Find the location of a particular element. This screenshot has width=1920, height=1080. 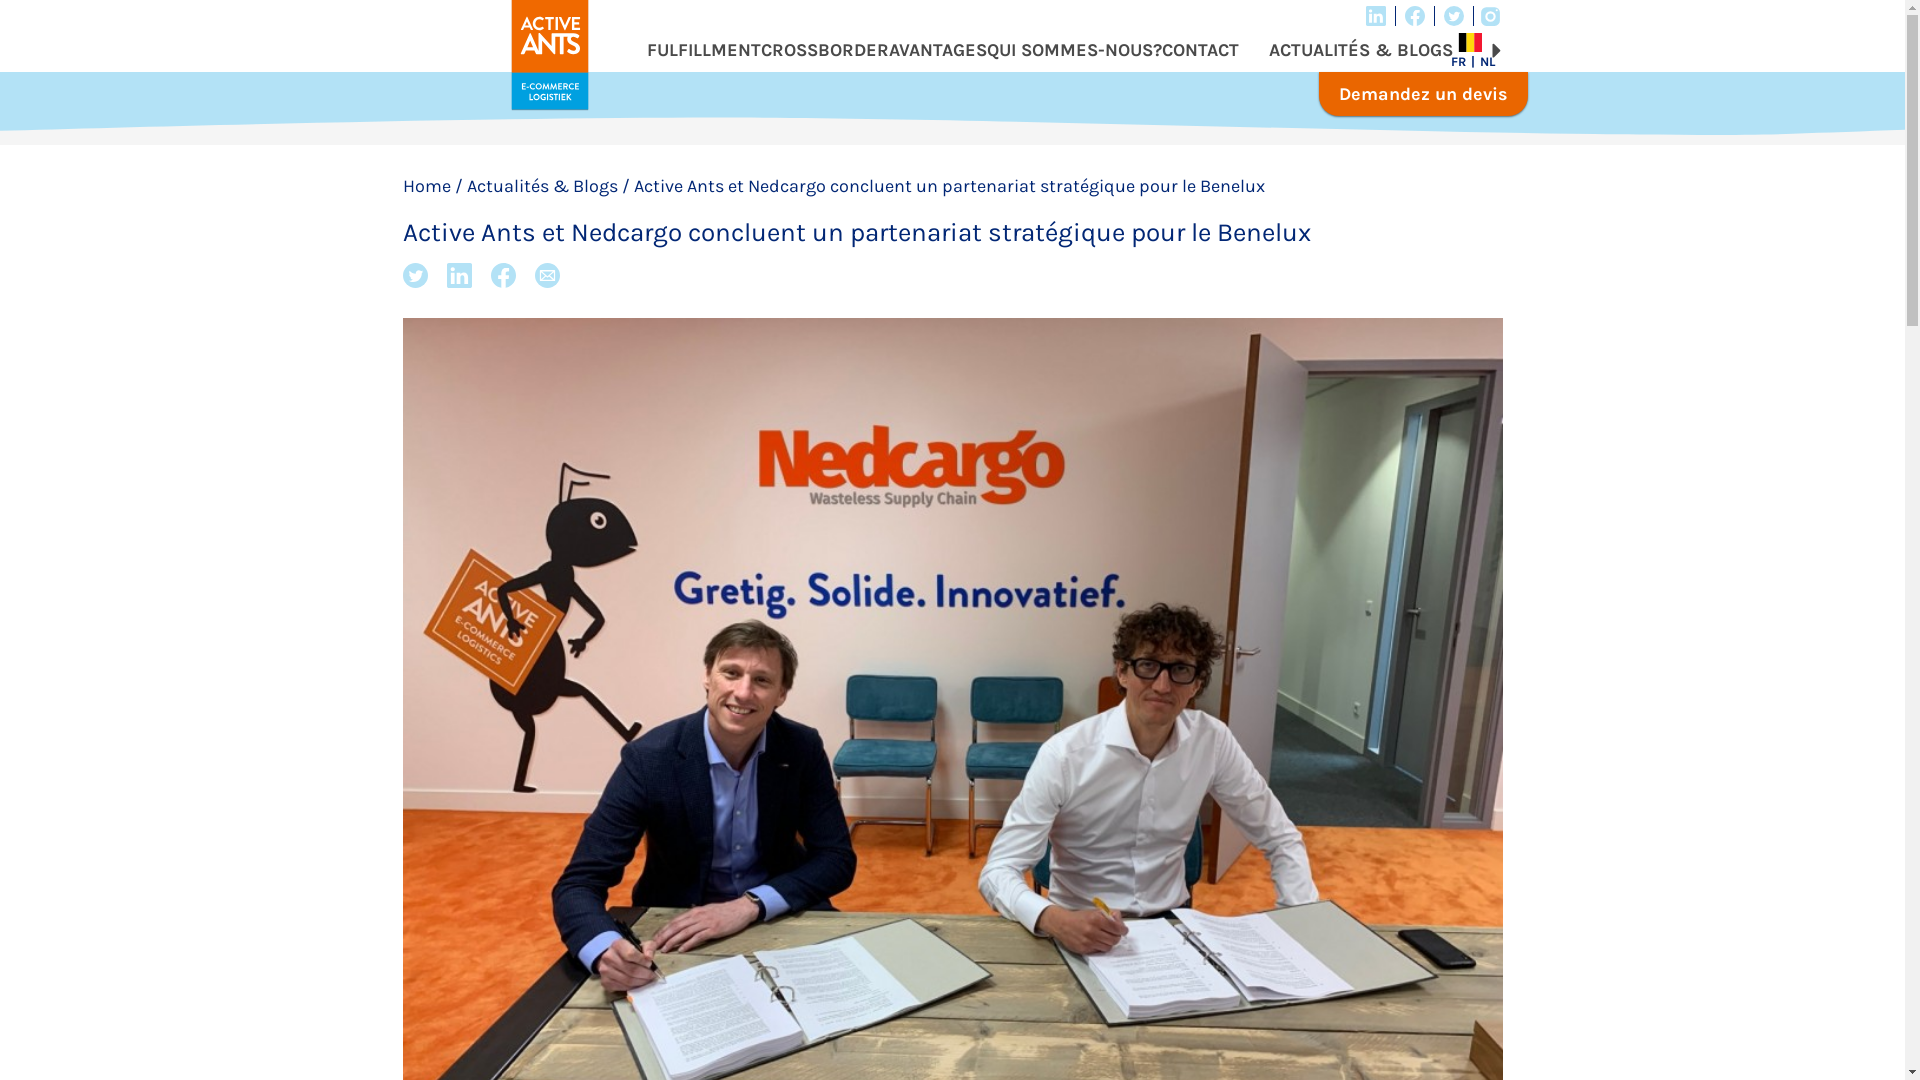

'Home' is located at coordinates (425, 185).